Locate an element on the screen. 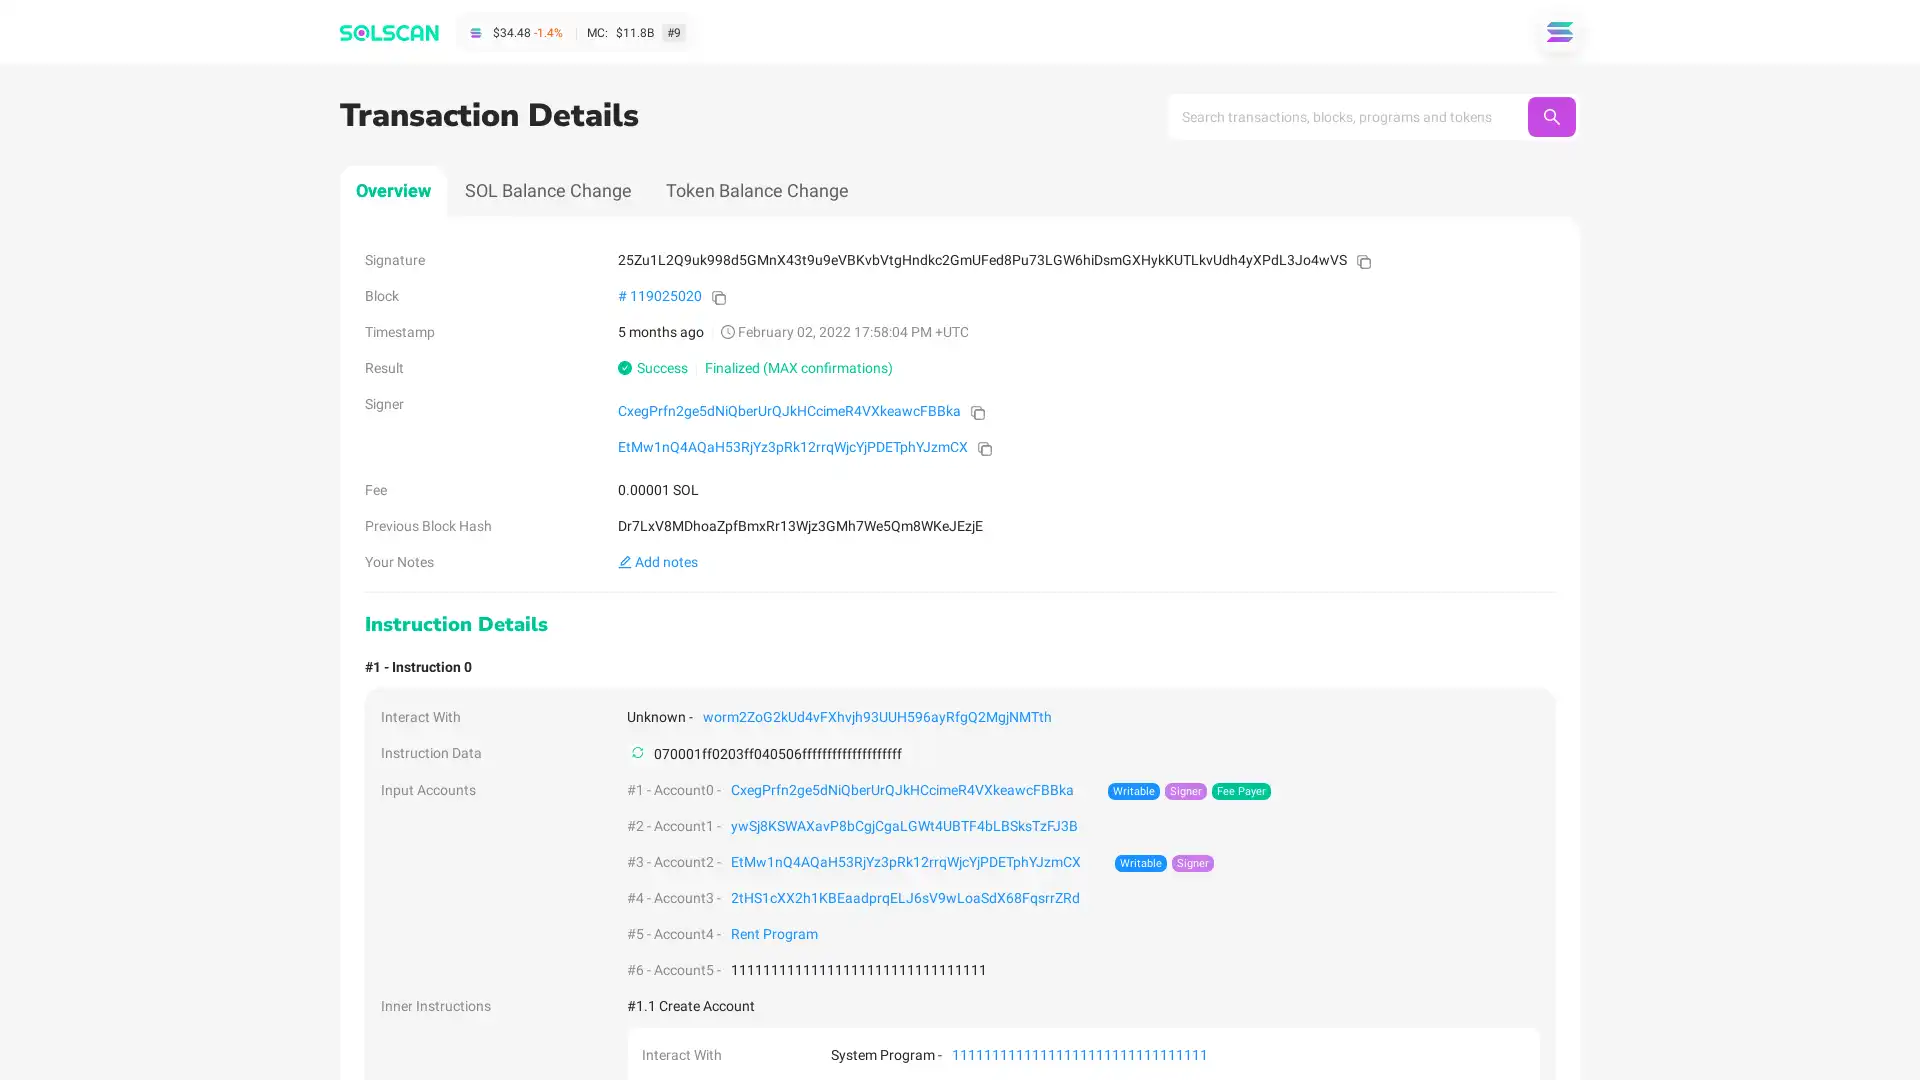  search is located at coordinates (1550, 116).